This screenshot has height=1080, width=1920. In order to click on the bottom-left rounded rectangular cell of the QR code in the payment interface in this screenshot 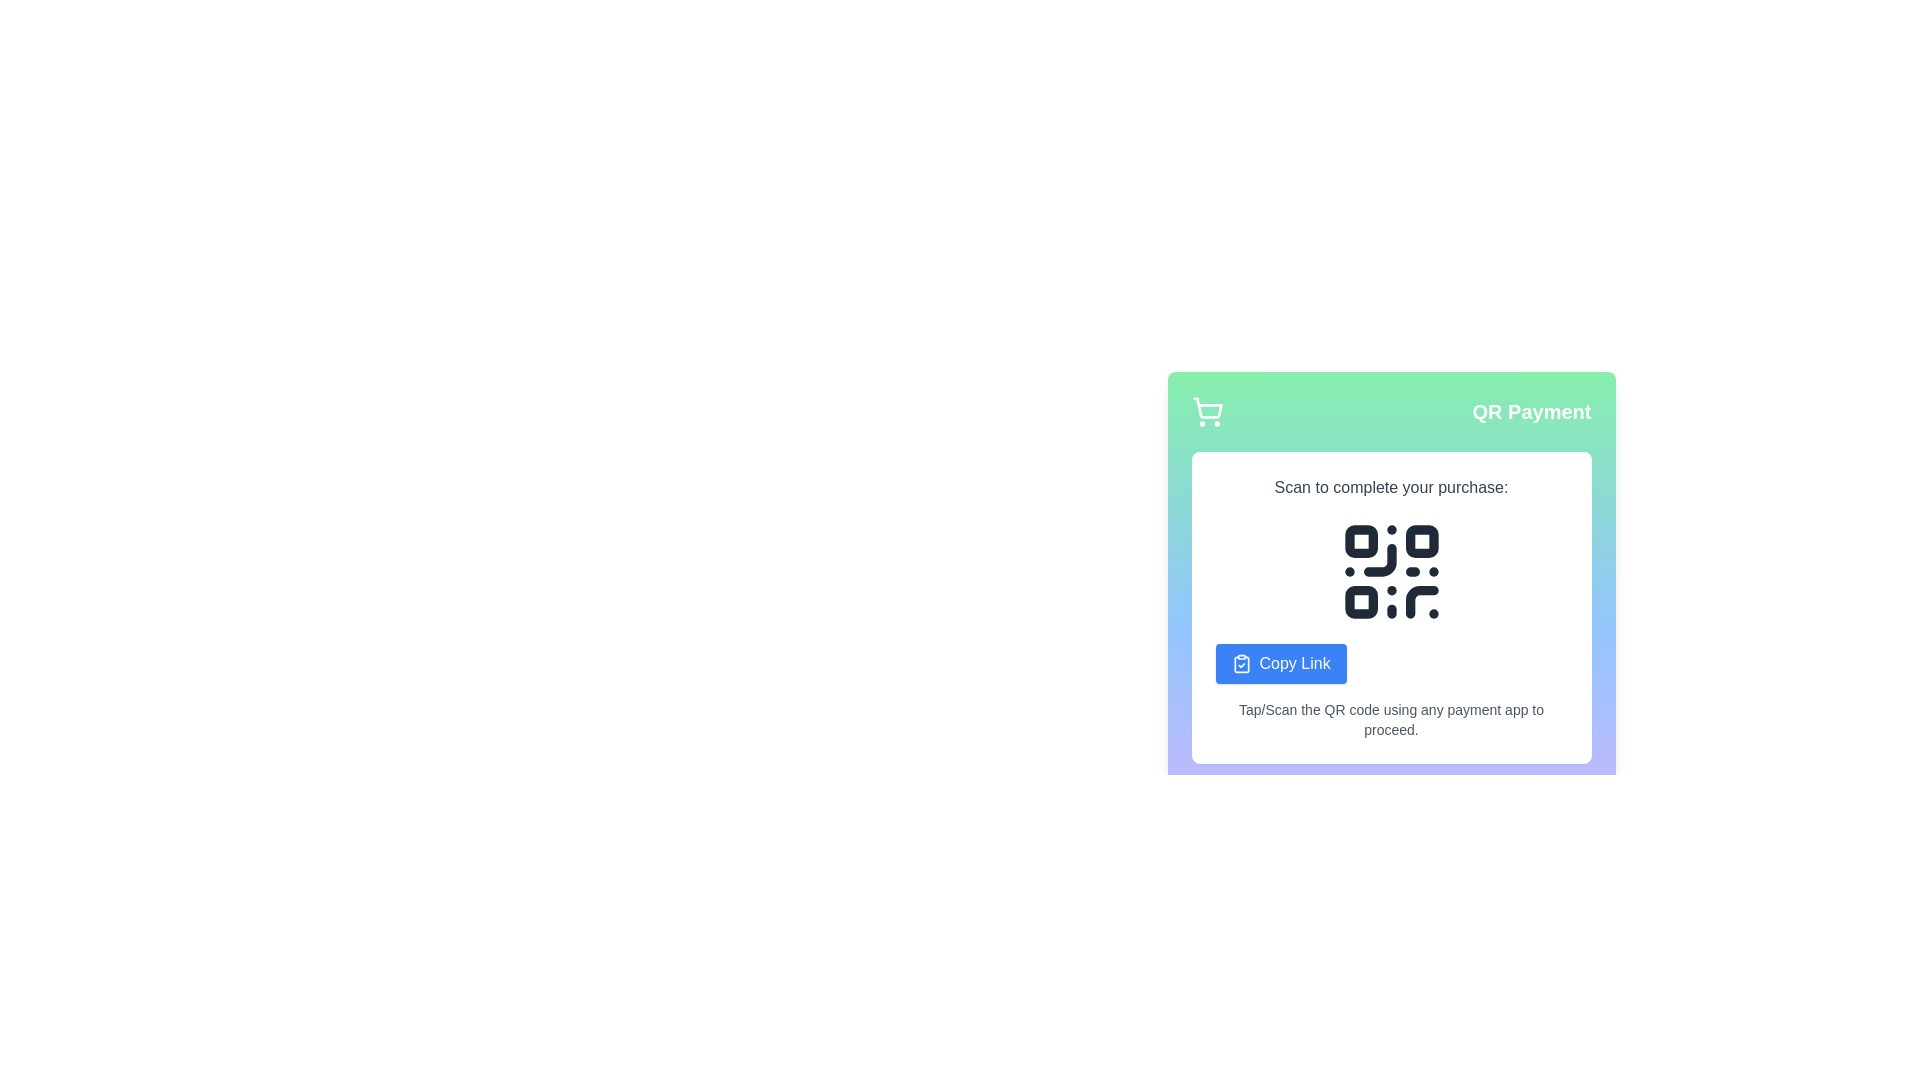, I will do `click(1360, 601)`.